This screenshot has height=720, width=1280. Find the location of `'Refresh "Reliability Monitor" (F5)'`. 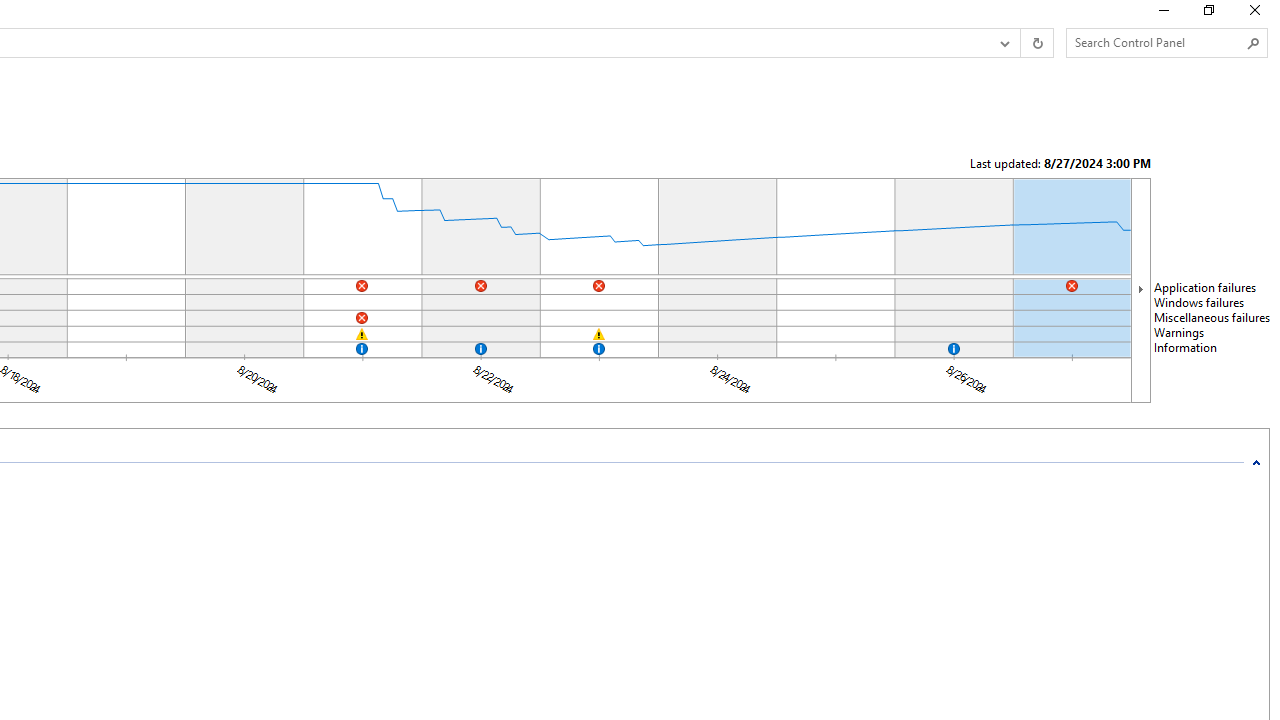

'Refresh "Reliability Monitor" (F5)' is located at coordinates (1036, 43).